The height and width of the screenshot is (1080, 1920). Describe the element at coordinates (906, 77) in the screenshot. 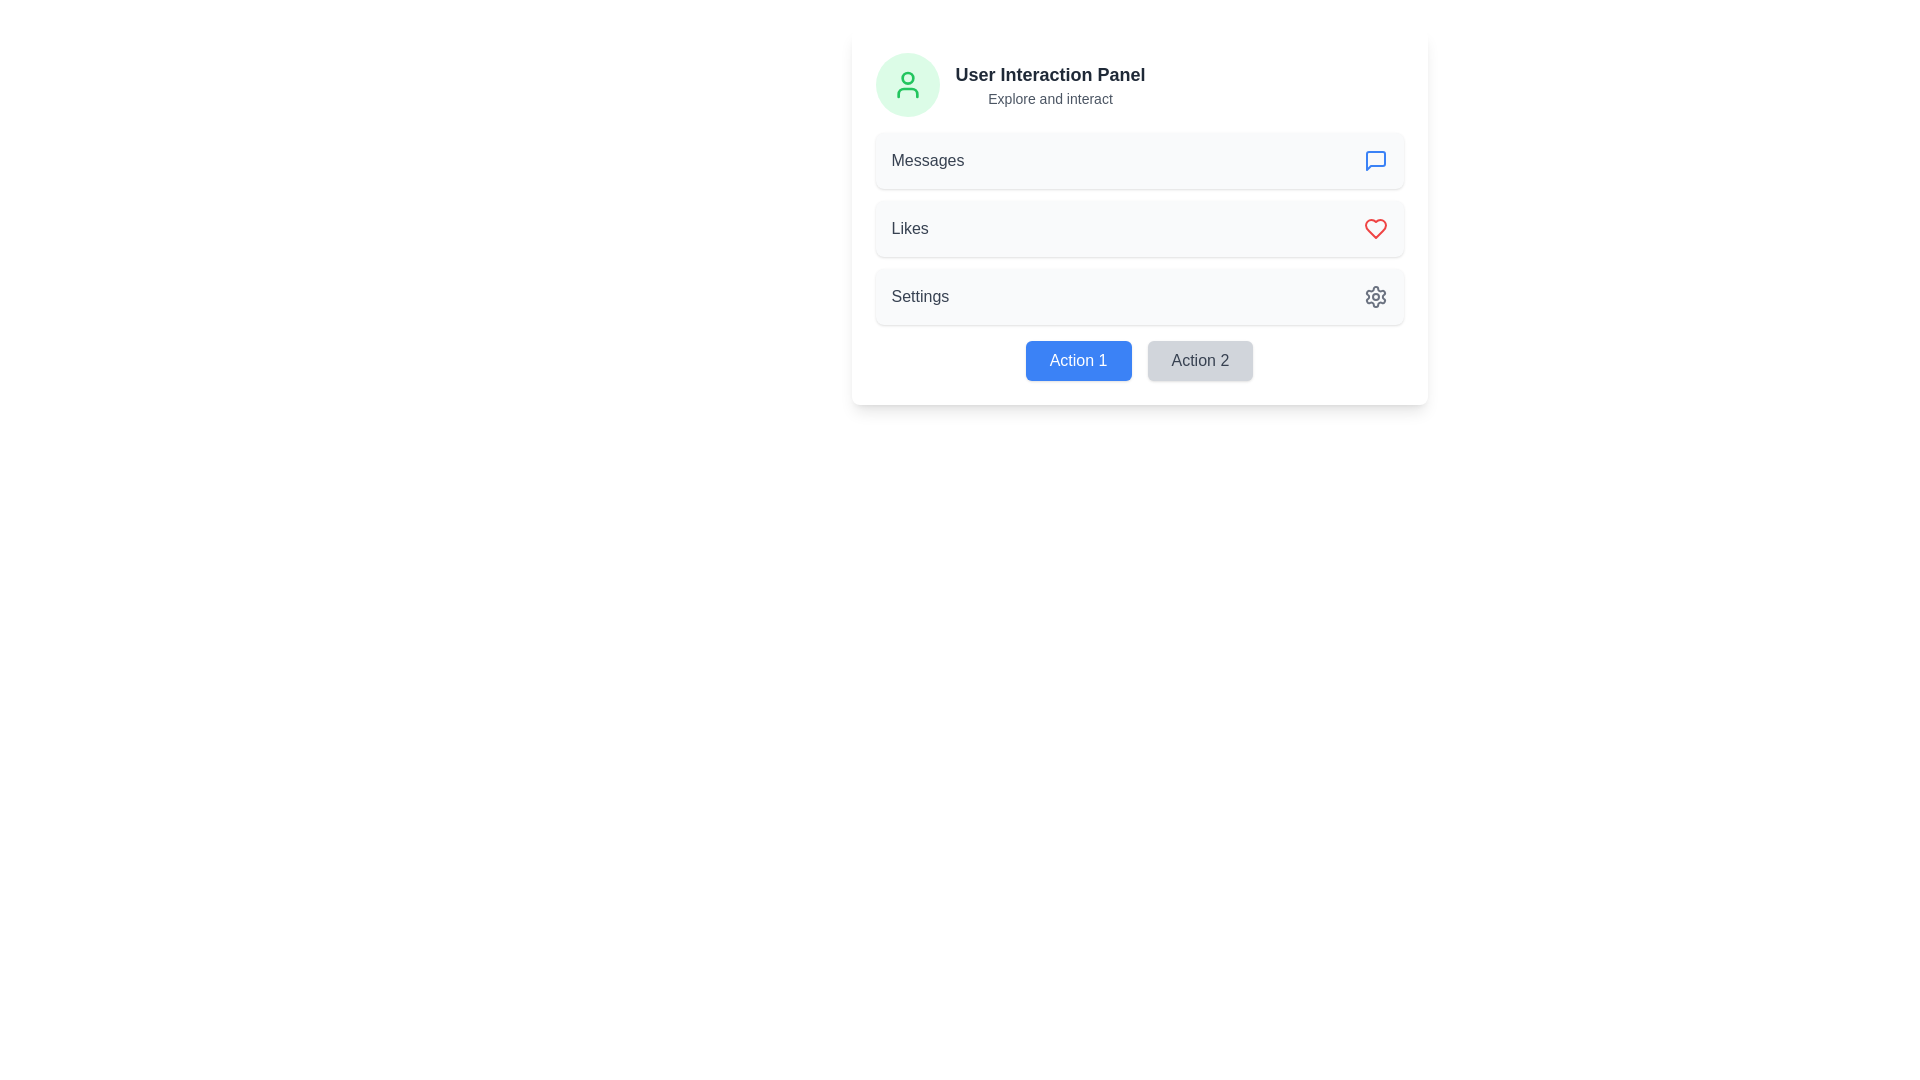

I see `the Decorative SVG circle component representing the user's head icon, located at the top-left corner of the panel` at that location.